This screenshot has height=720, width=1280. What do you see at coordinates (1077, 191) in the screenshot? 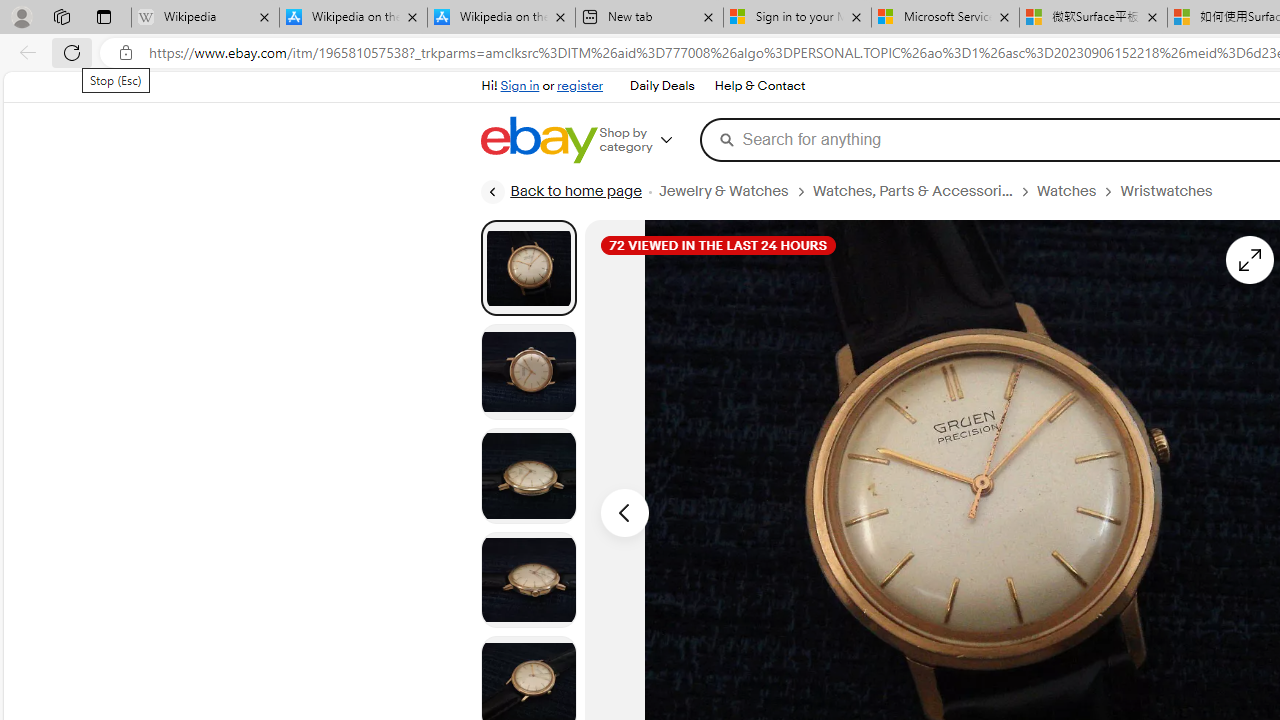
I see `'Watches'` at bounding box center [1077, 191].